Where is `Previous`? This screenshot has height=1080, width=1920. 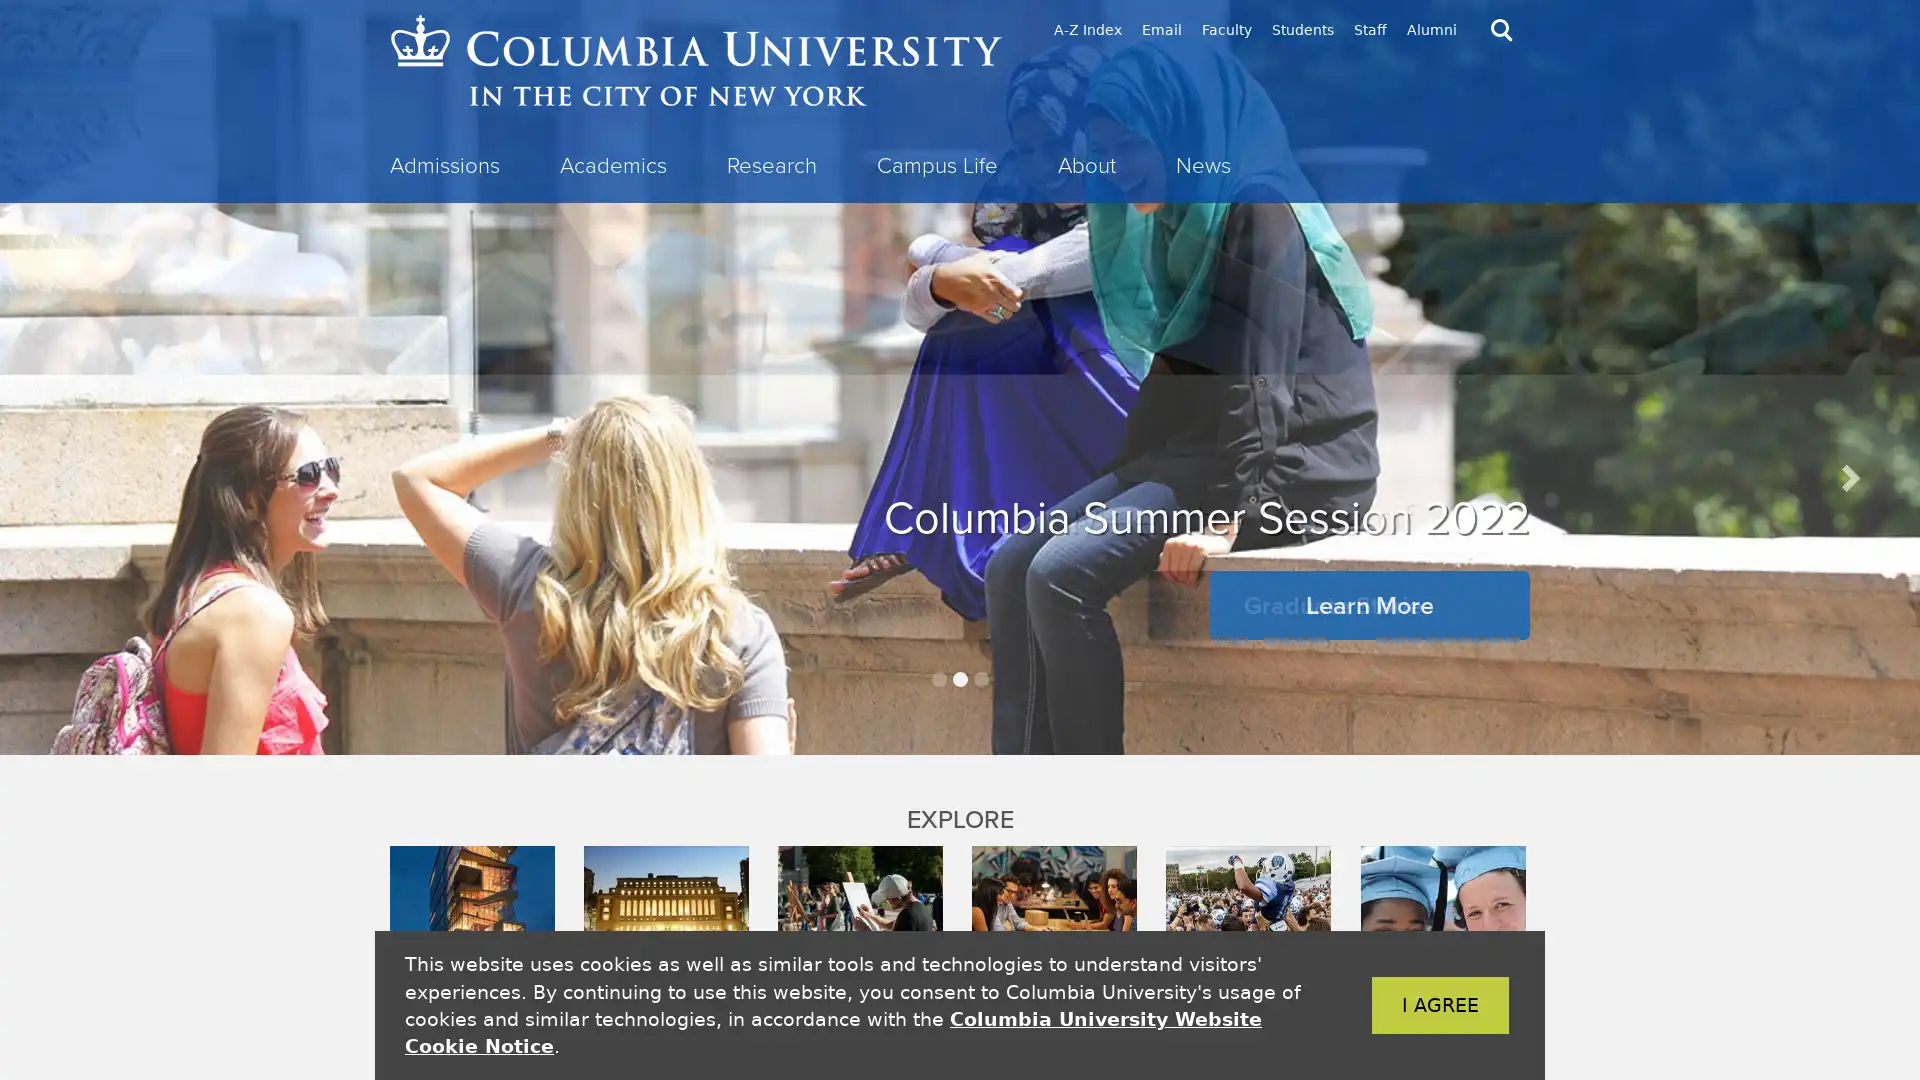 Previous is located at coordinates (71, 477).